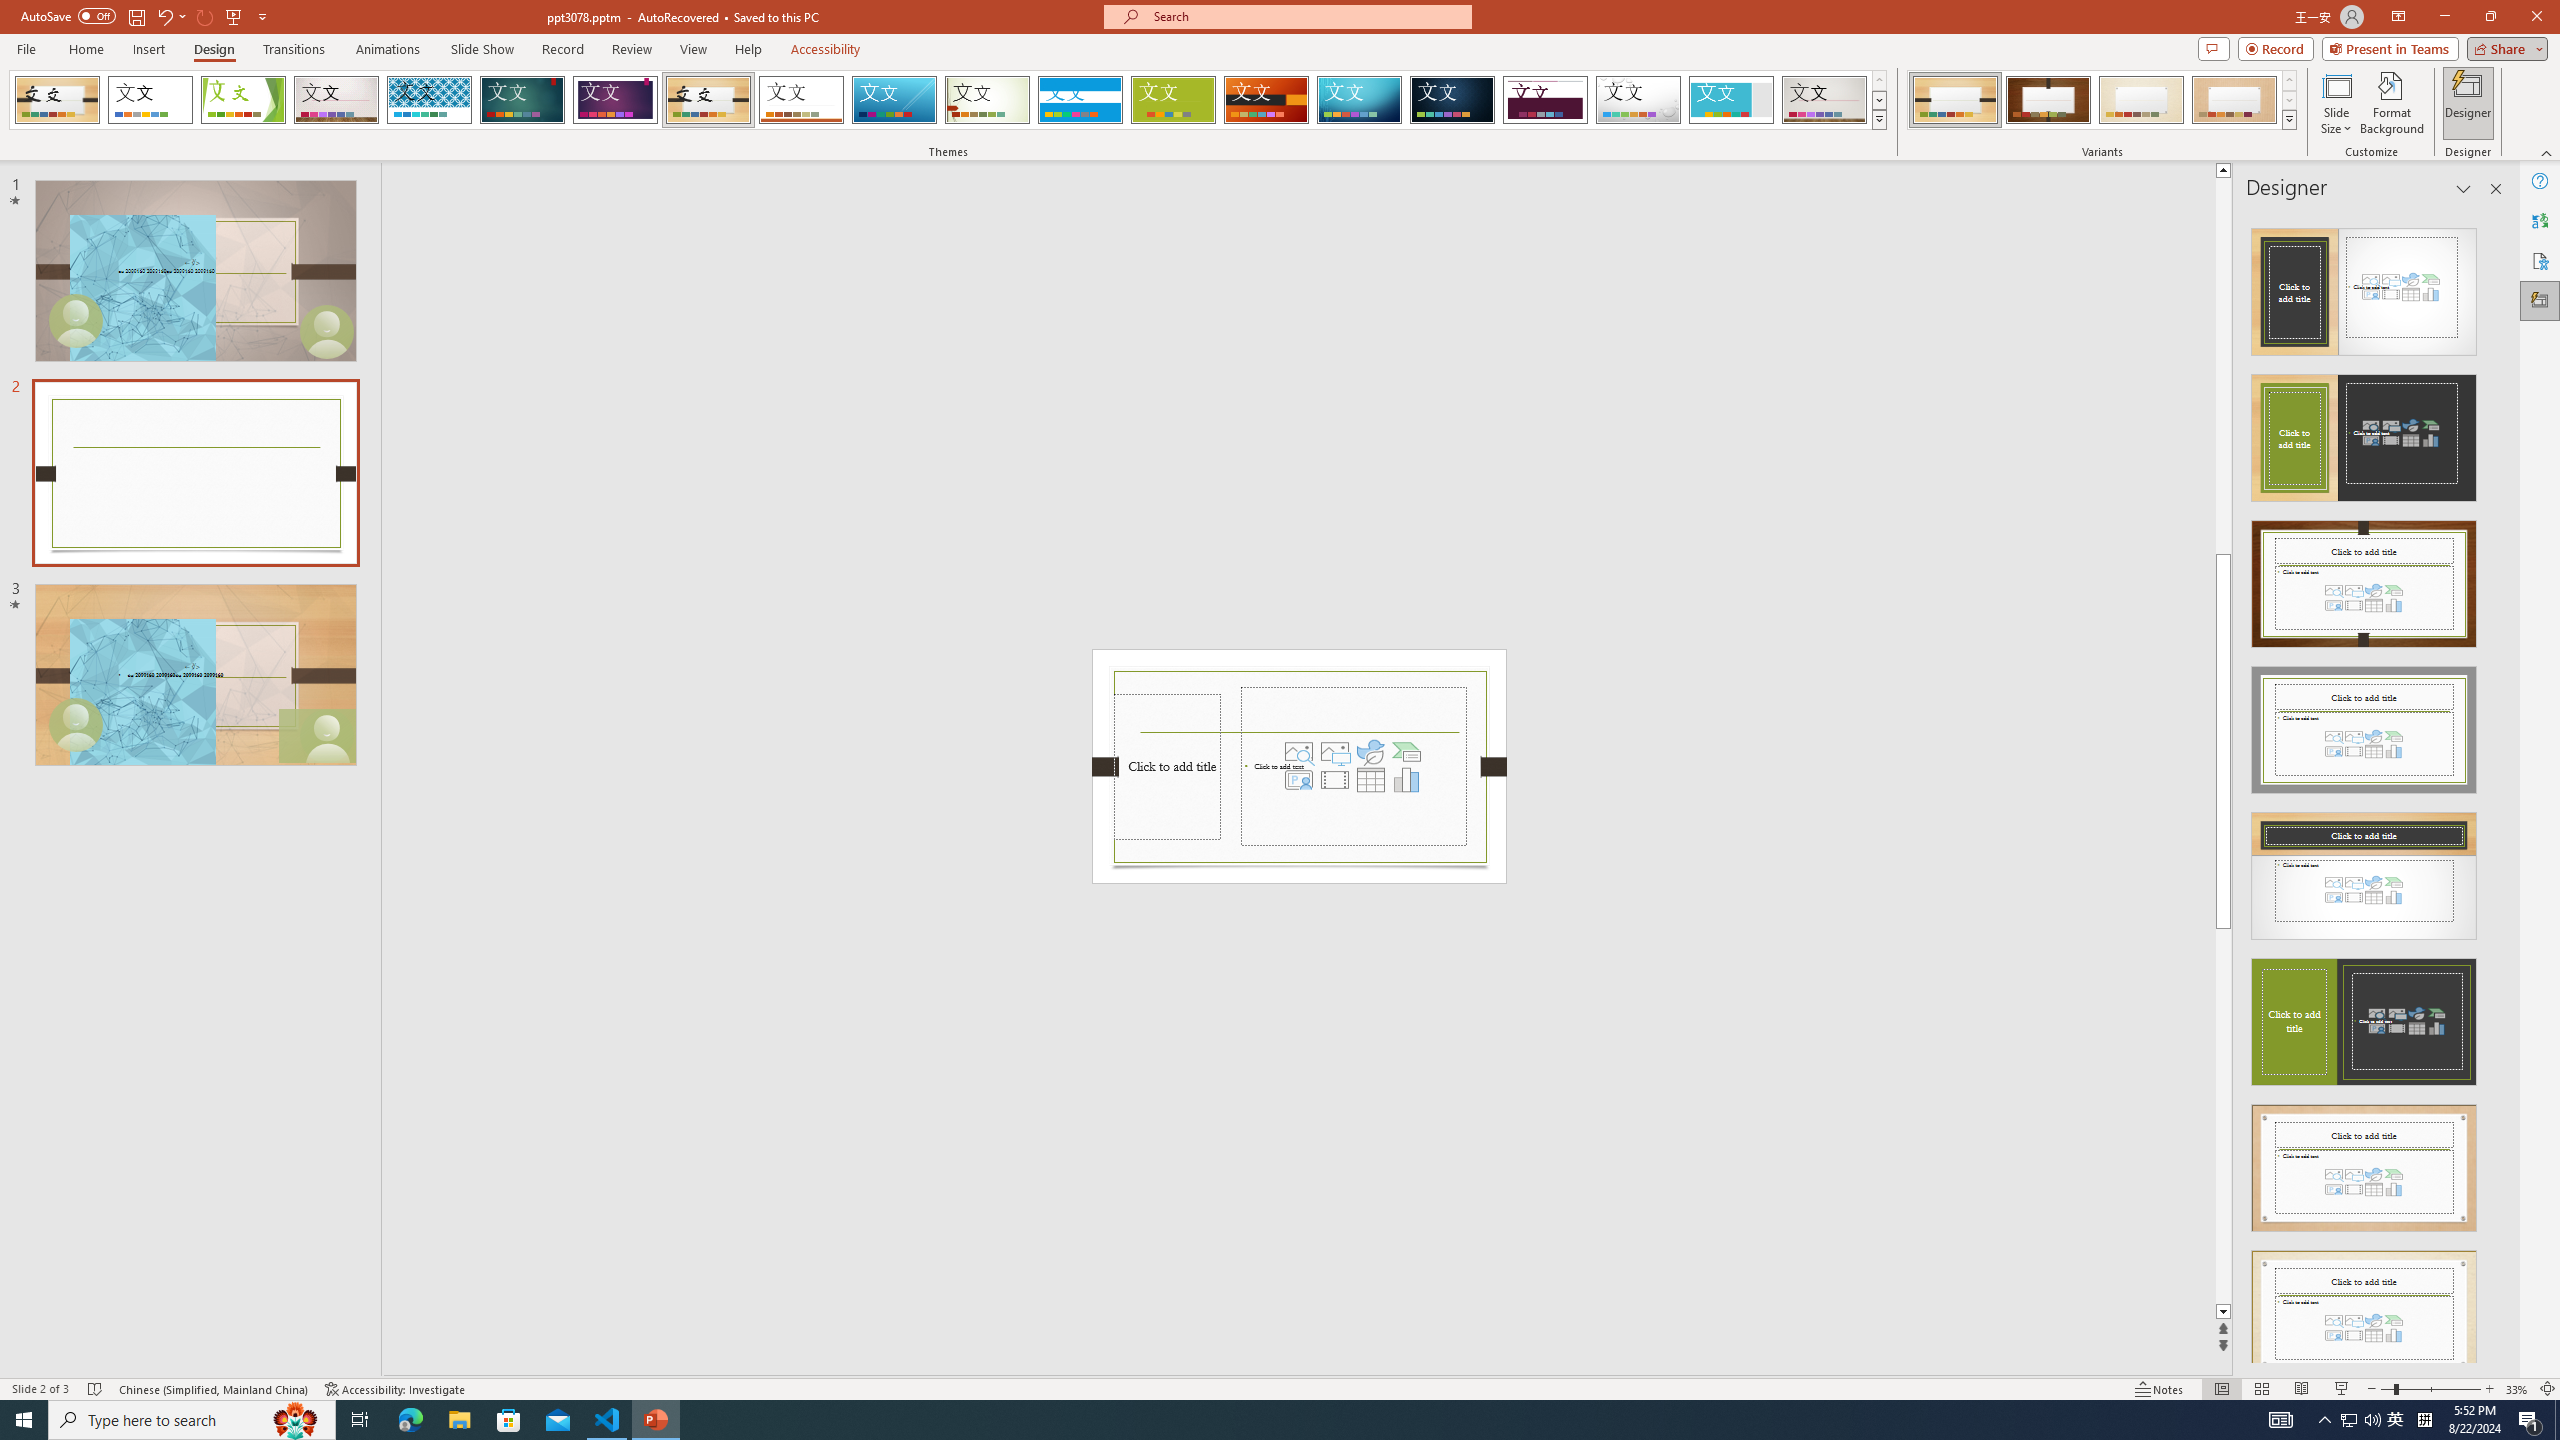  I want to click on 'Format Background', so click(2392, 103).